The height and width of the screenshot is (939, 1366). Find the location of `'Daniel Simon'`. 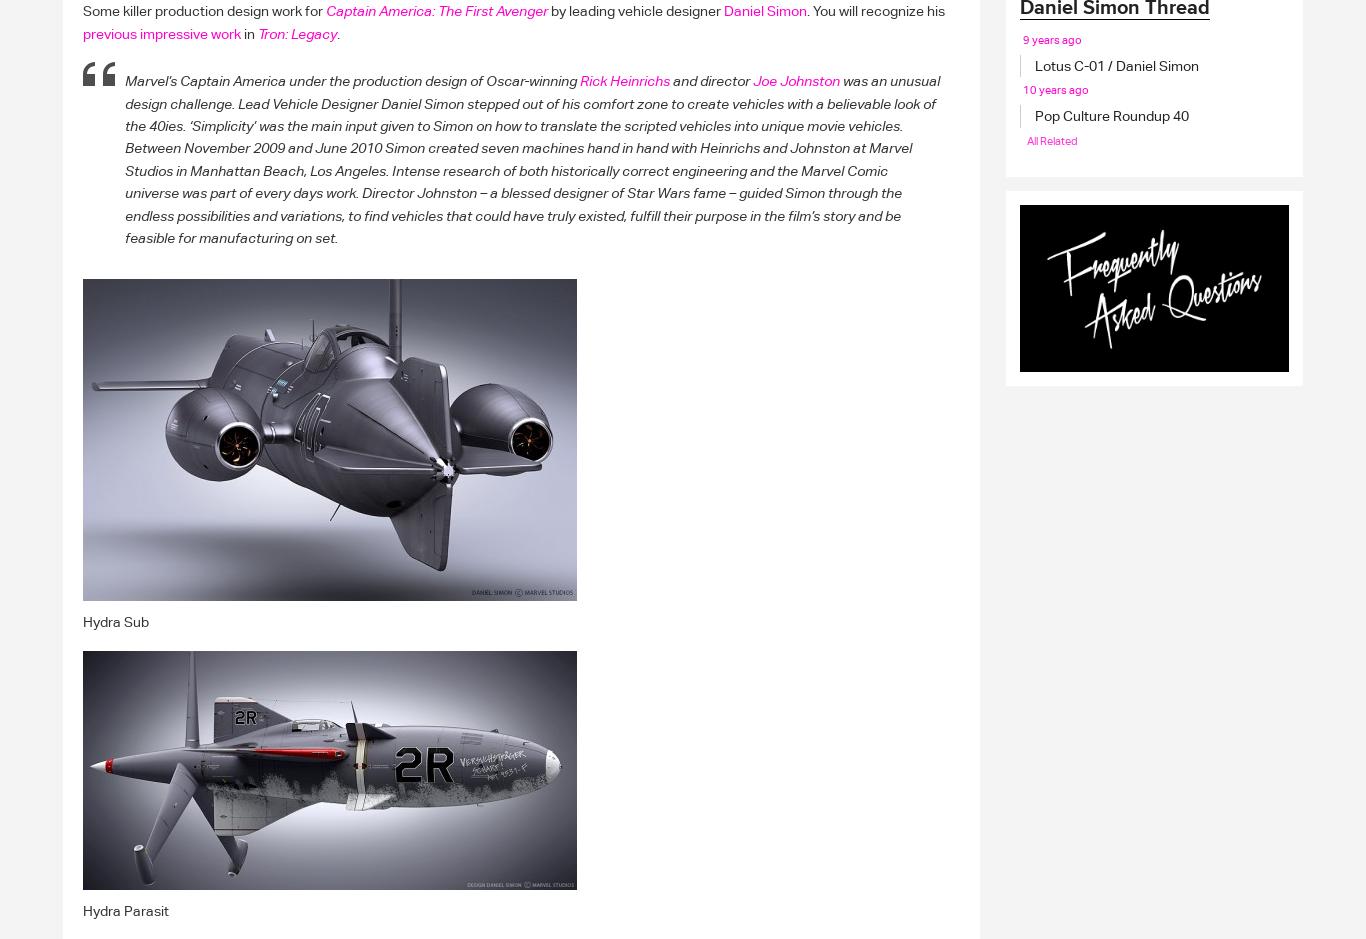

'Daniel Simon' is located at coordinates (765, 10).